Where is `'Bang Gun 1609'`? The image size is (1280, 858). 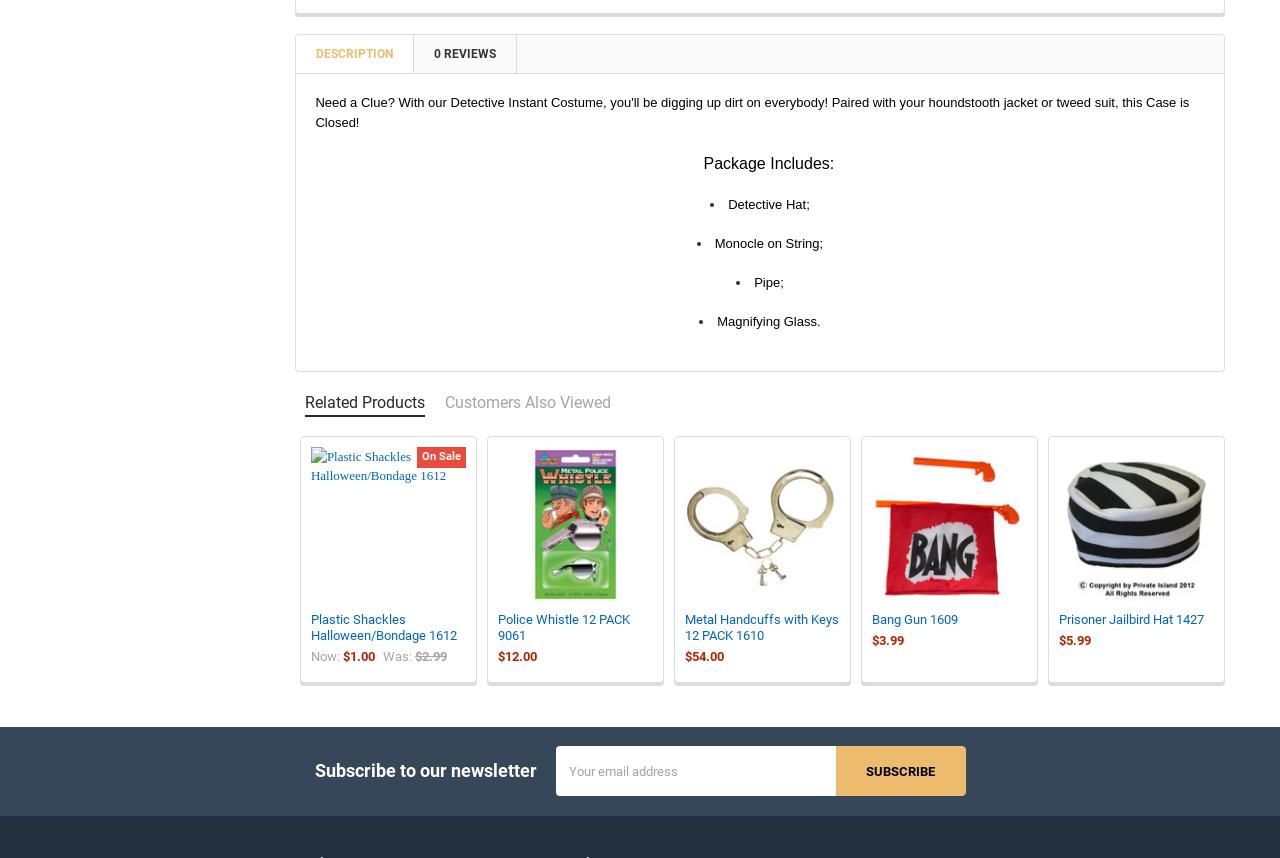
'Bang Gun 1609' is located at coordinates (871, 632).